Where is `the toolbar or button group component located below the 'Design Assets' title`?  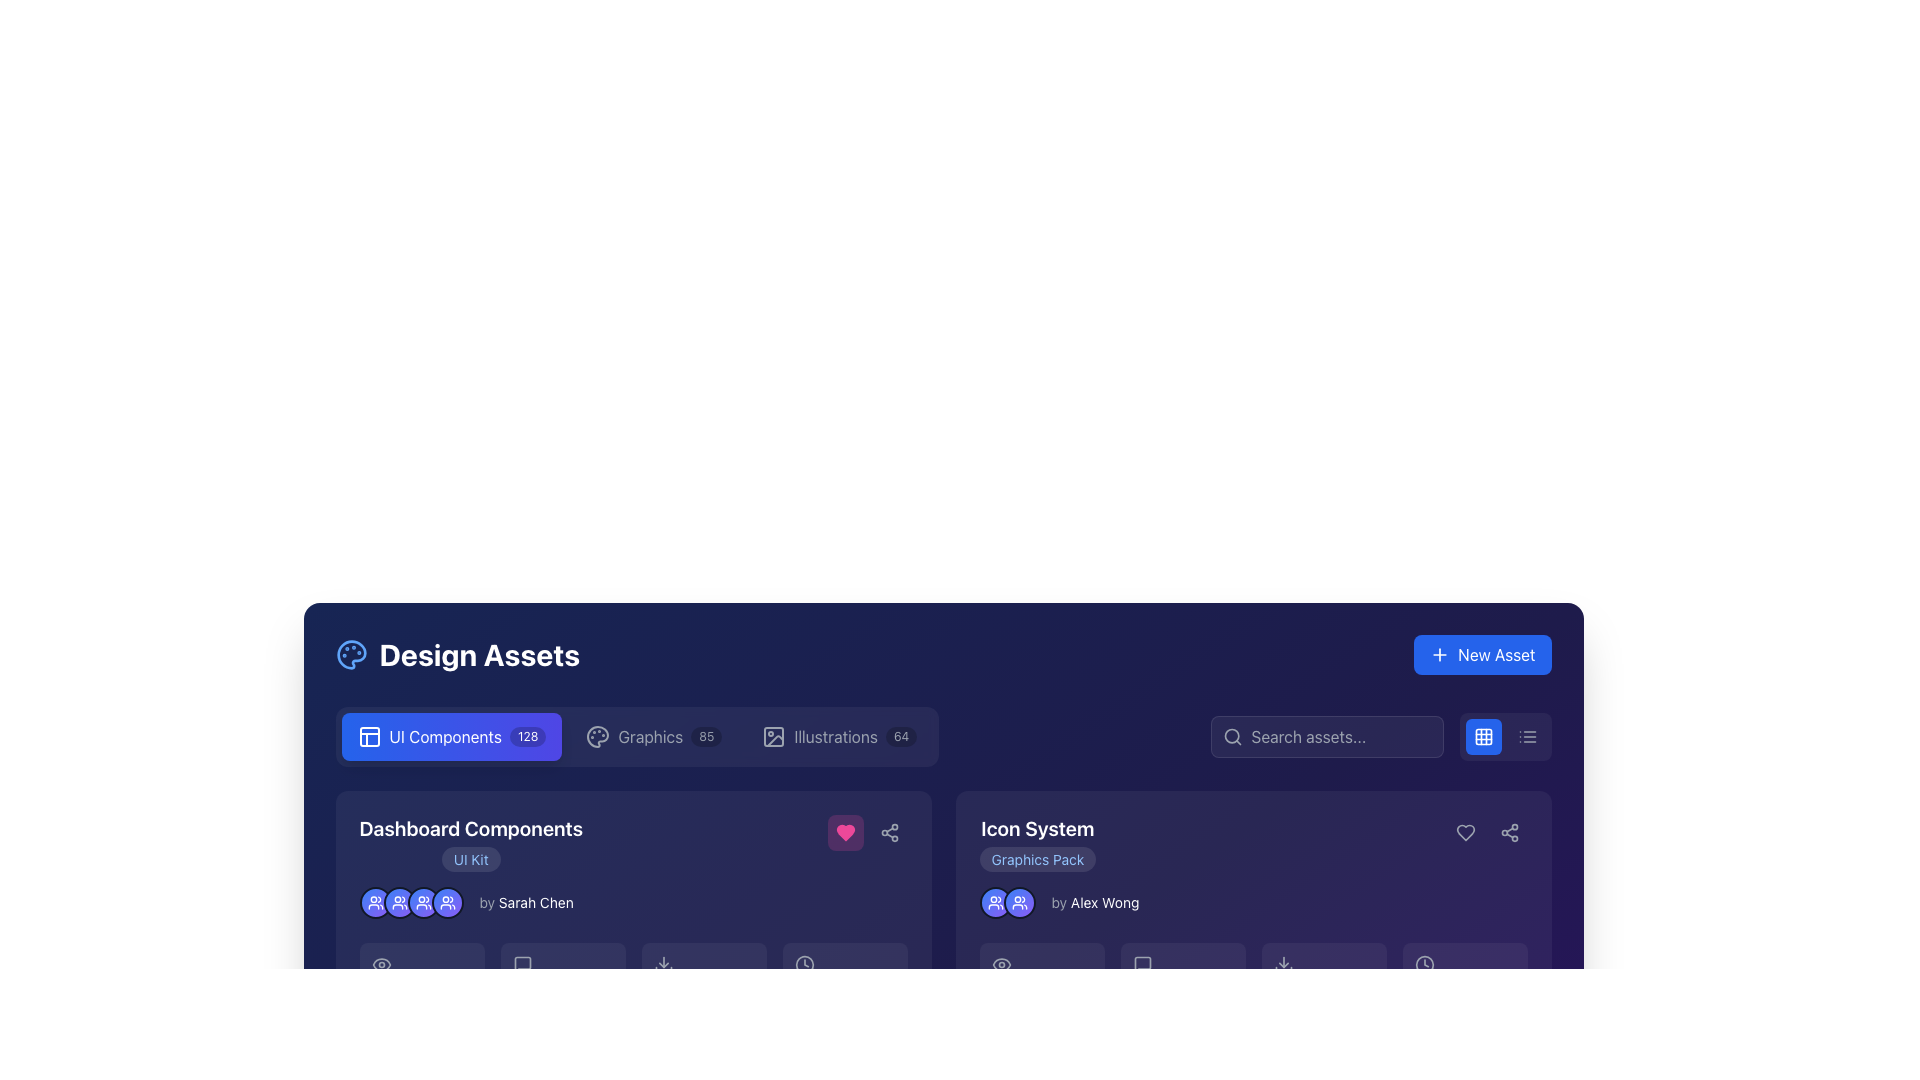
the toolbar or button group component located below the 'Design Assets' title is located at coordinates (636, 736).